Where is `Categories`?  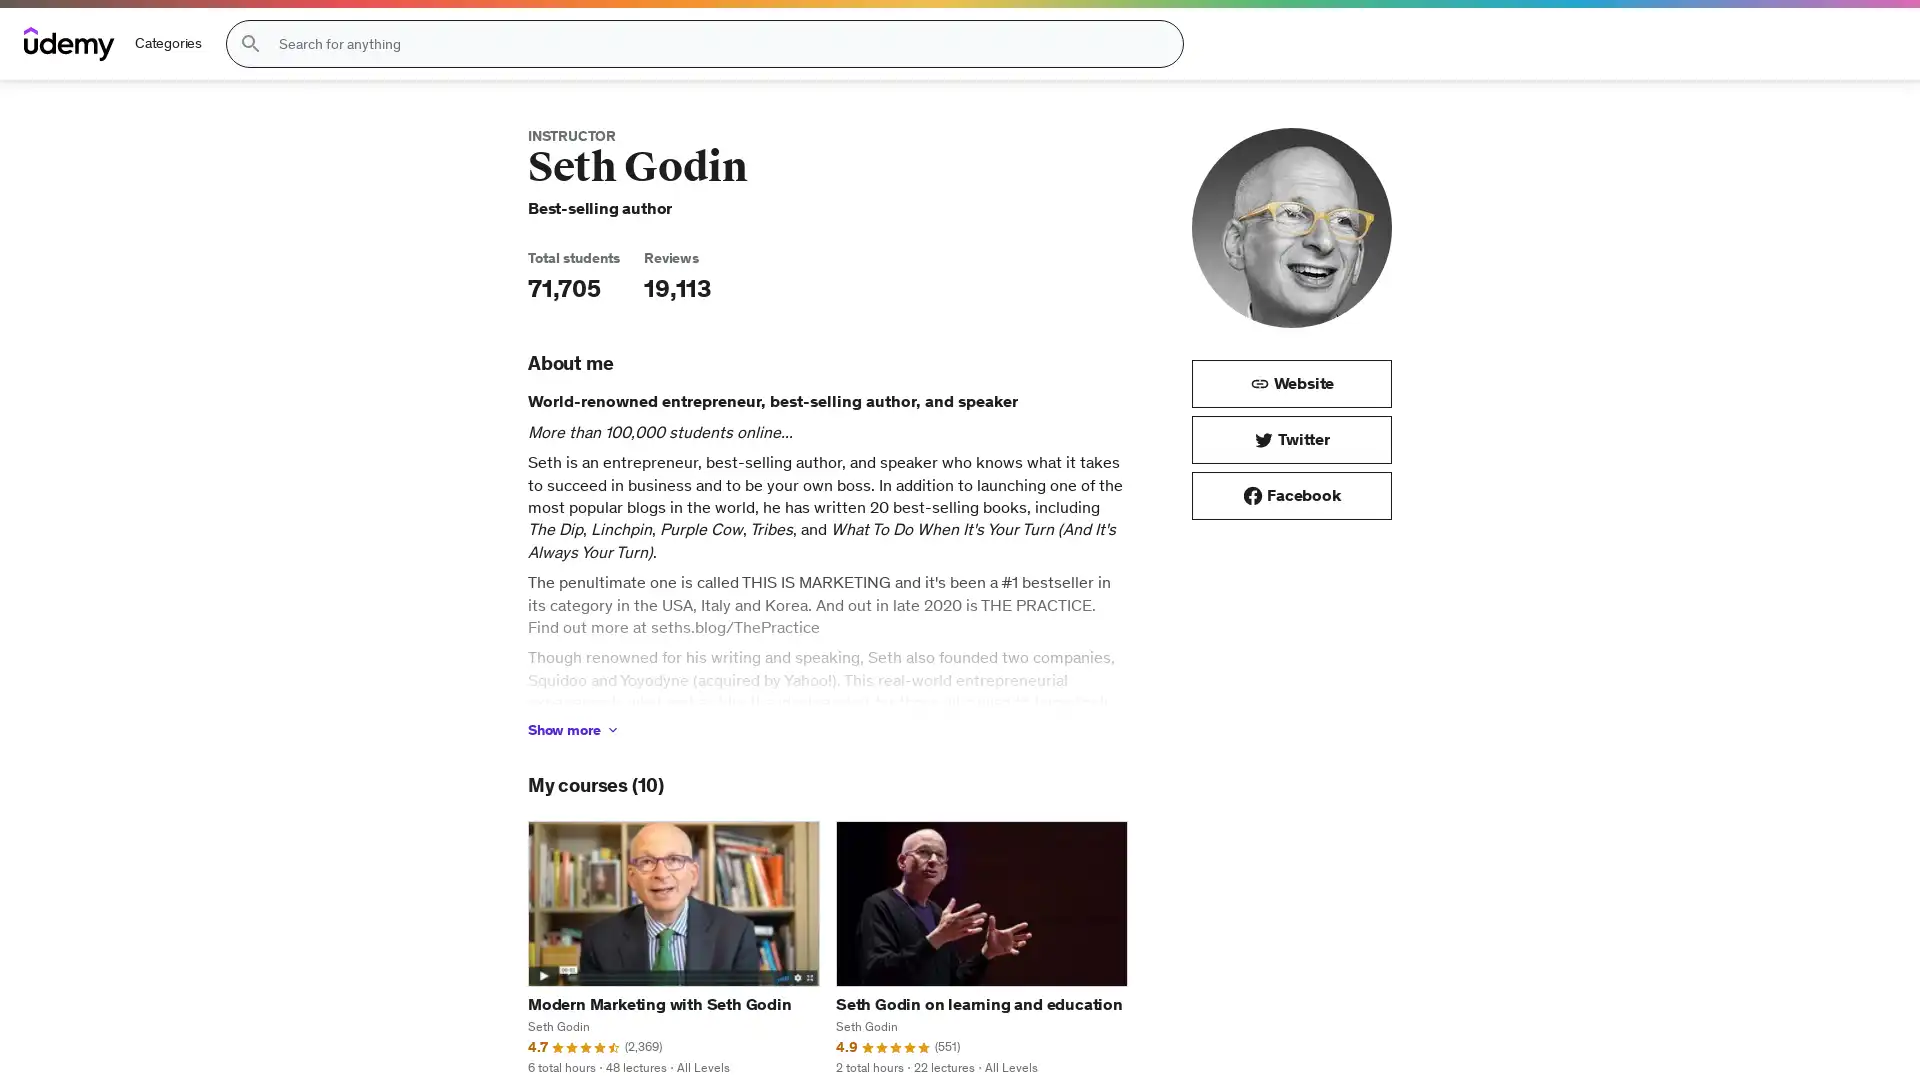
Categories is located at coordinates (168, 43).